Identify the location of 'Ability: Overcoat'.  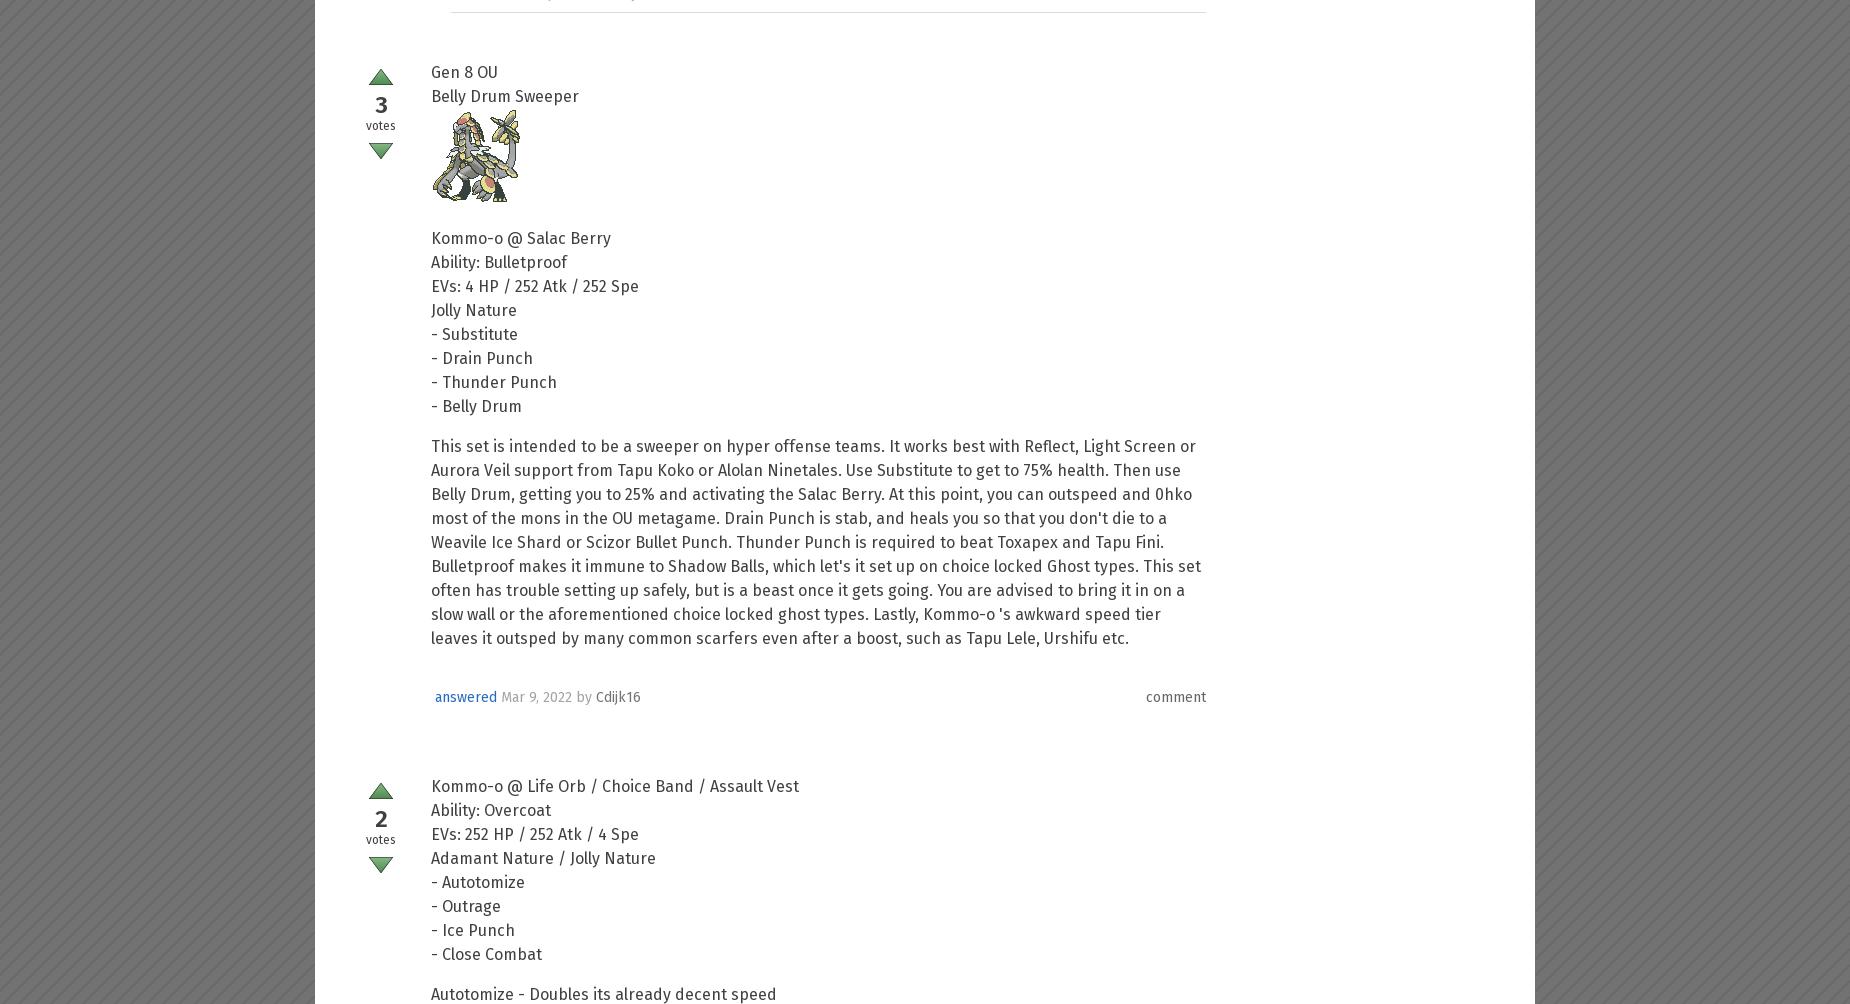
(490, 810).